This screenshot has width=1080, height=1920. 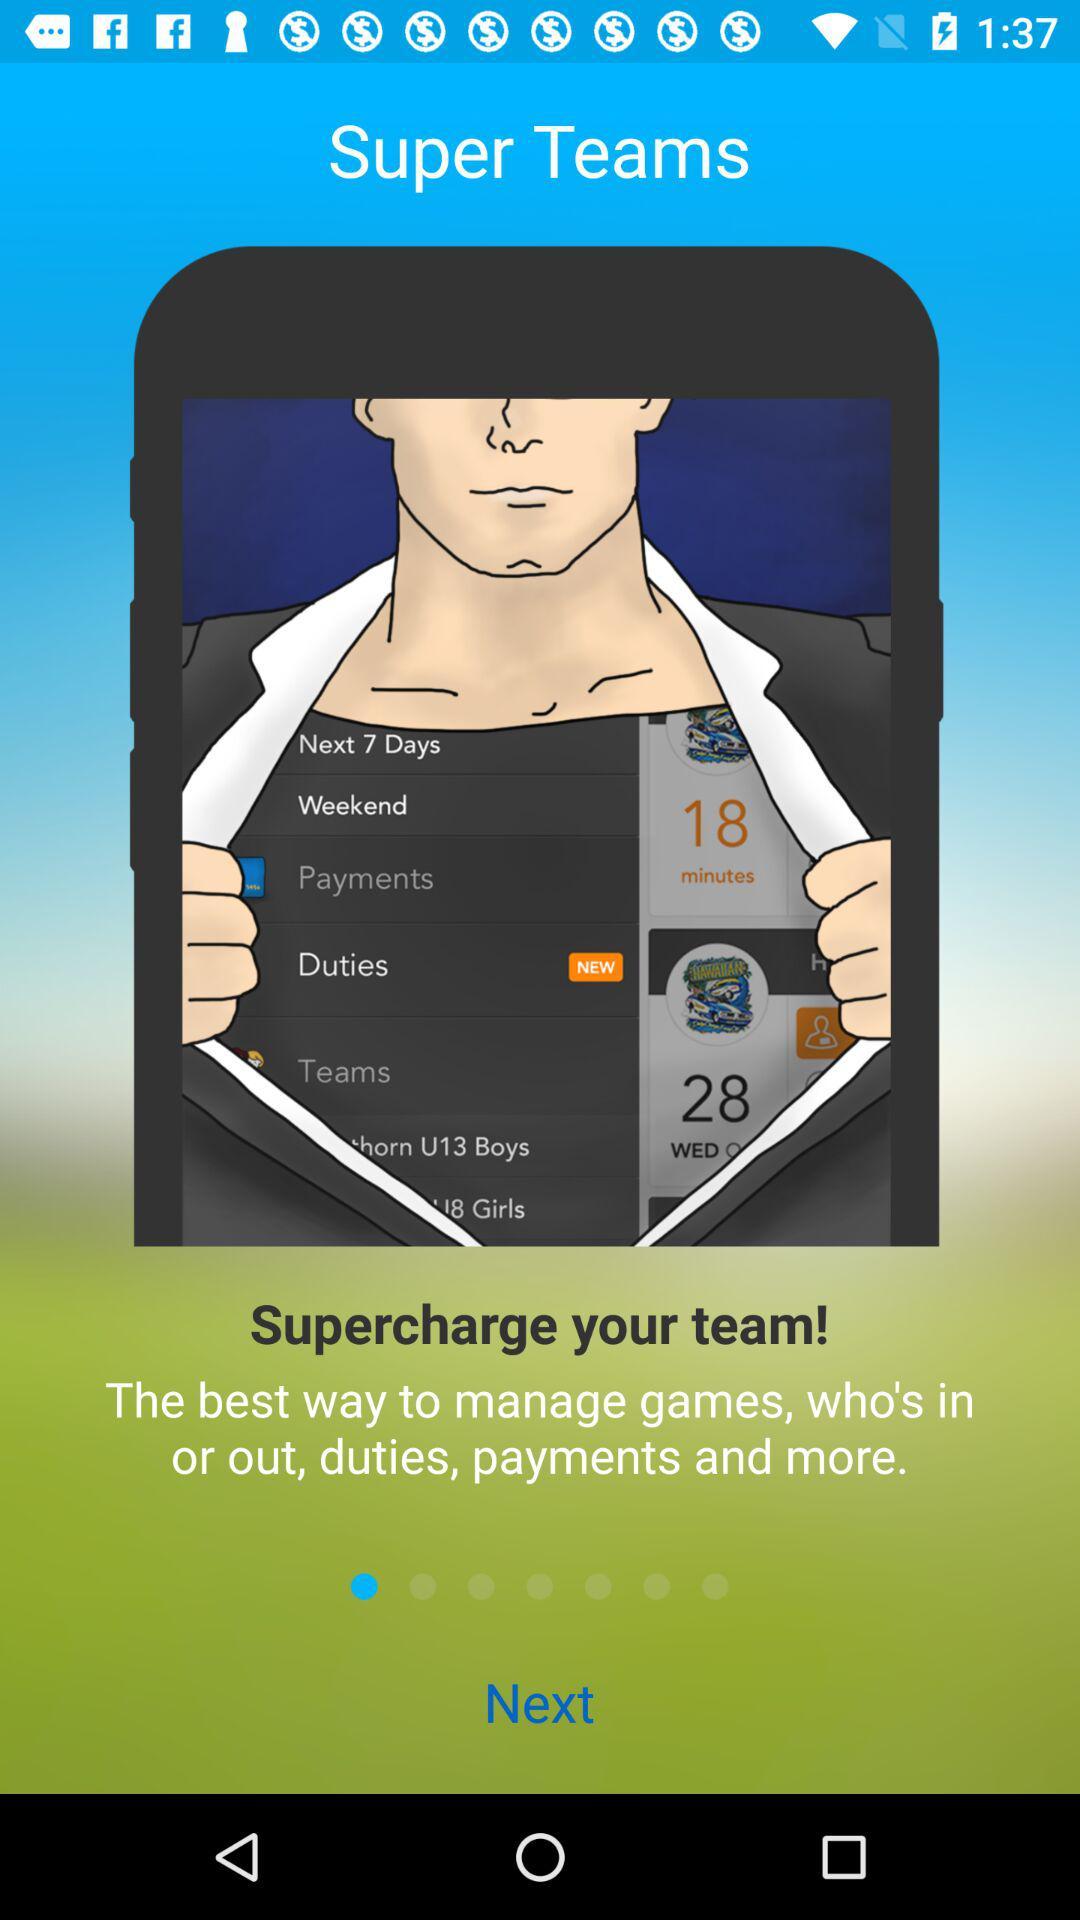 I want to click on icon above the next icon, so click(x=540, y=1585).